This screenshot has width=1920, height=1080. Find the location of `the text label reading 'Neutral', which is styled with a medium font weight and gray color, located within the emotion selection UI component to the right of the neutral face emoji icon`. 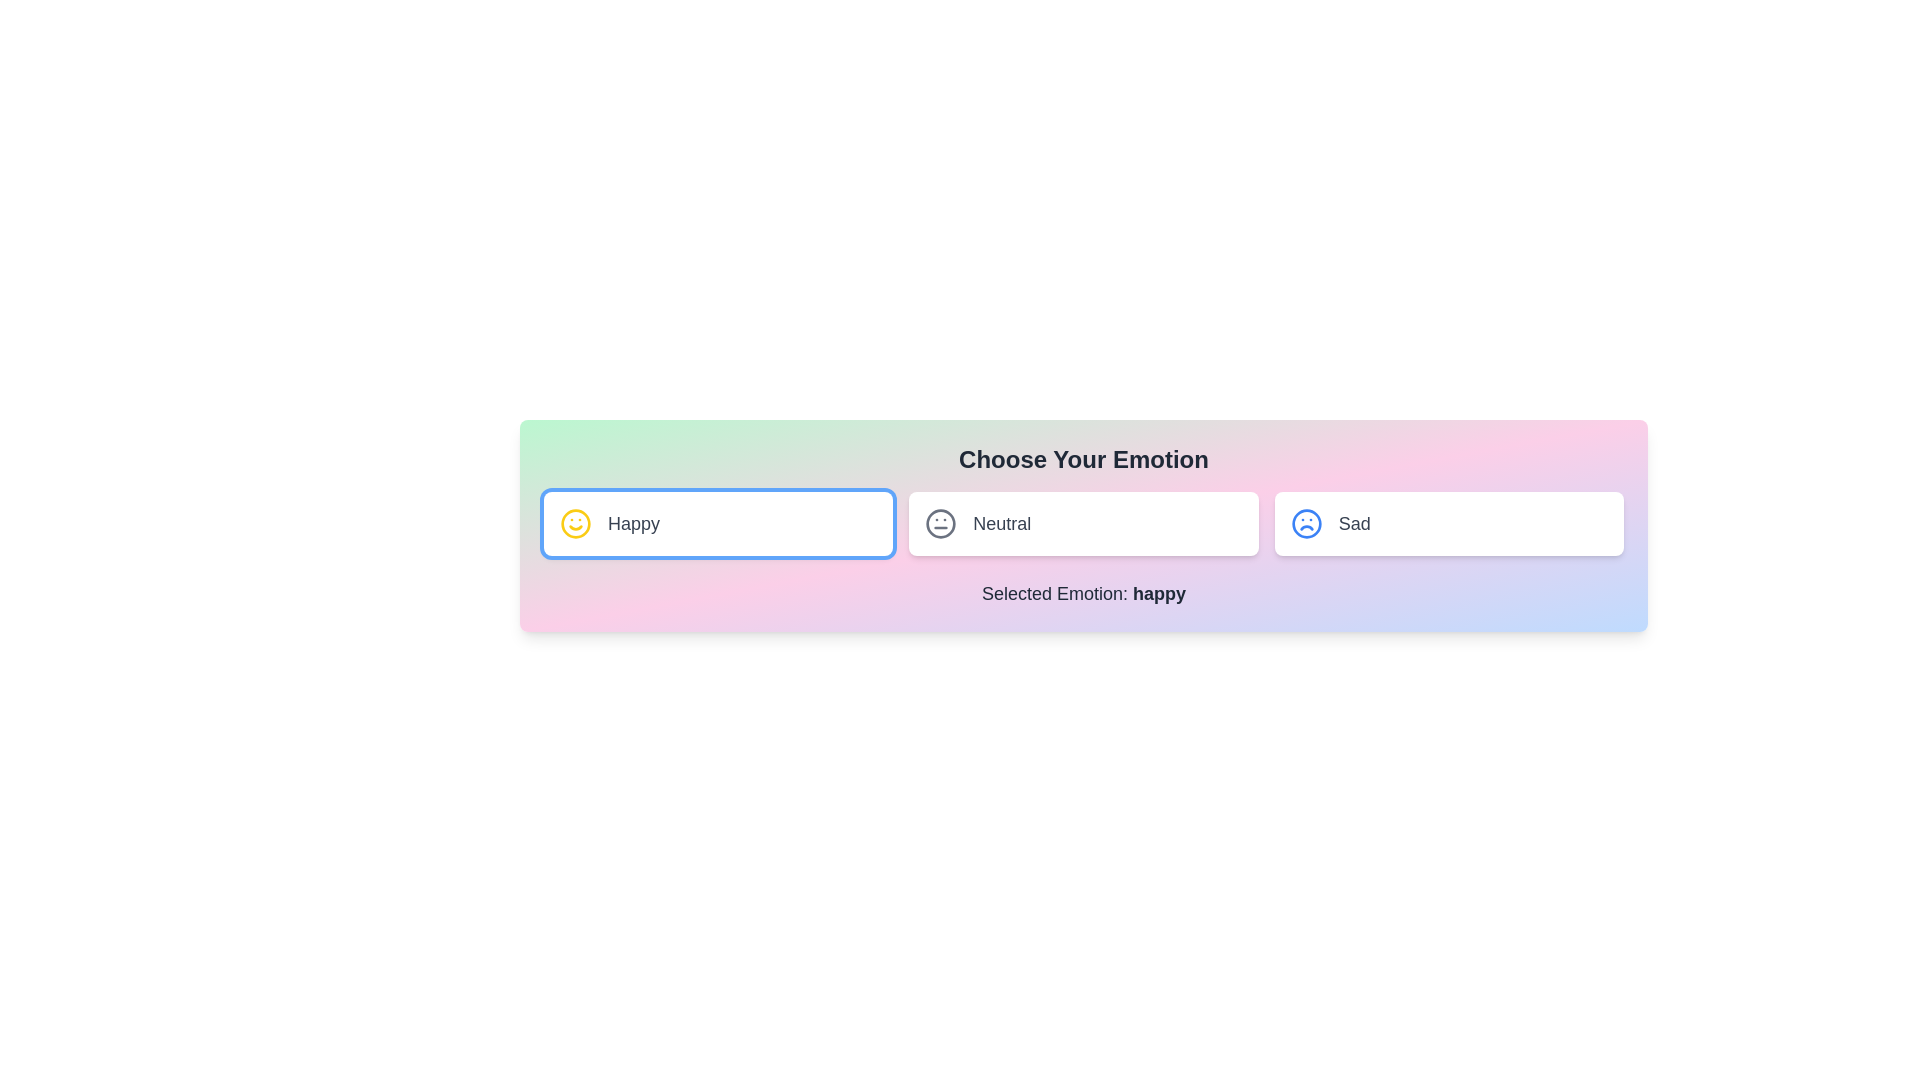

the text label reading 'Neutral', which is styled with a medium font weight and gray color, located within the emotion selection UI component to the right of the neutral face emoji icon is located at coordinates (1002, 523).